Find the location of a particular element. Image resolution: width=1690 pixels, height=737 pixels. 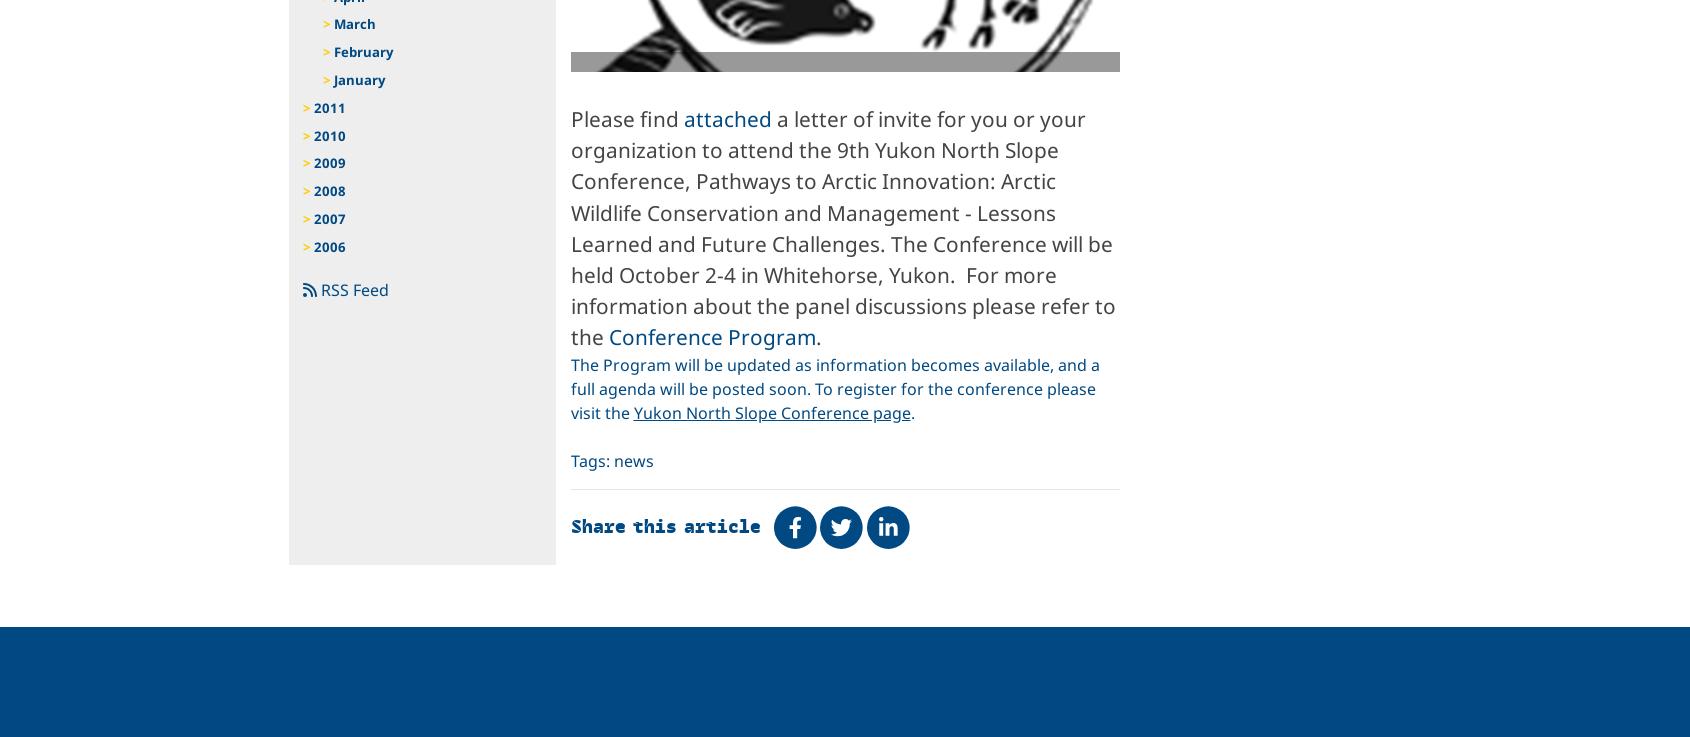

'Share this article' is located at coordinates (665, 524).